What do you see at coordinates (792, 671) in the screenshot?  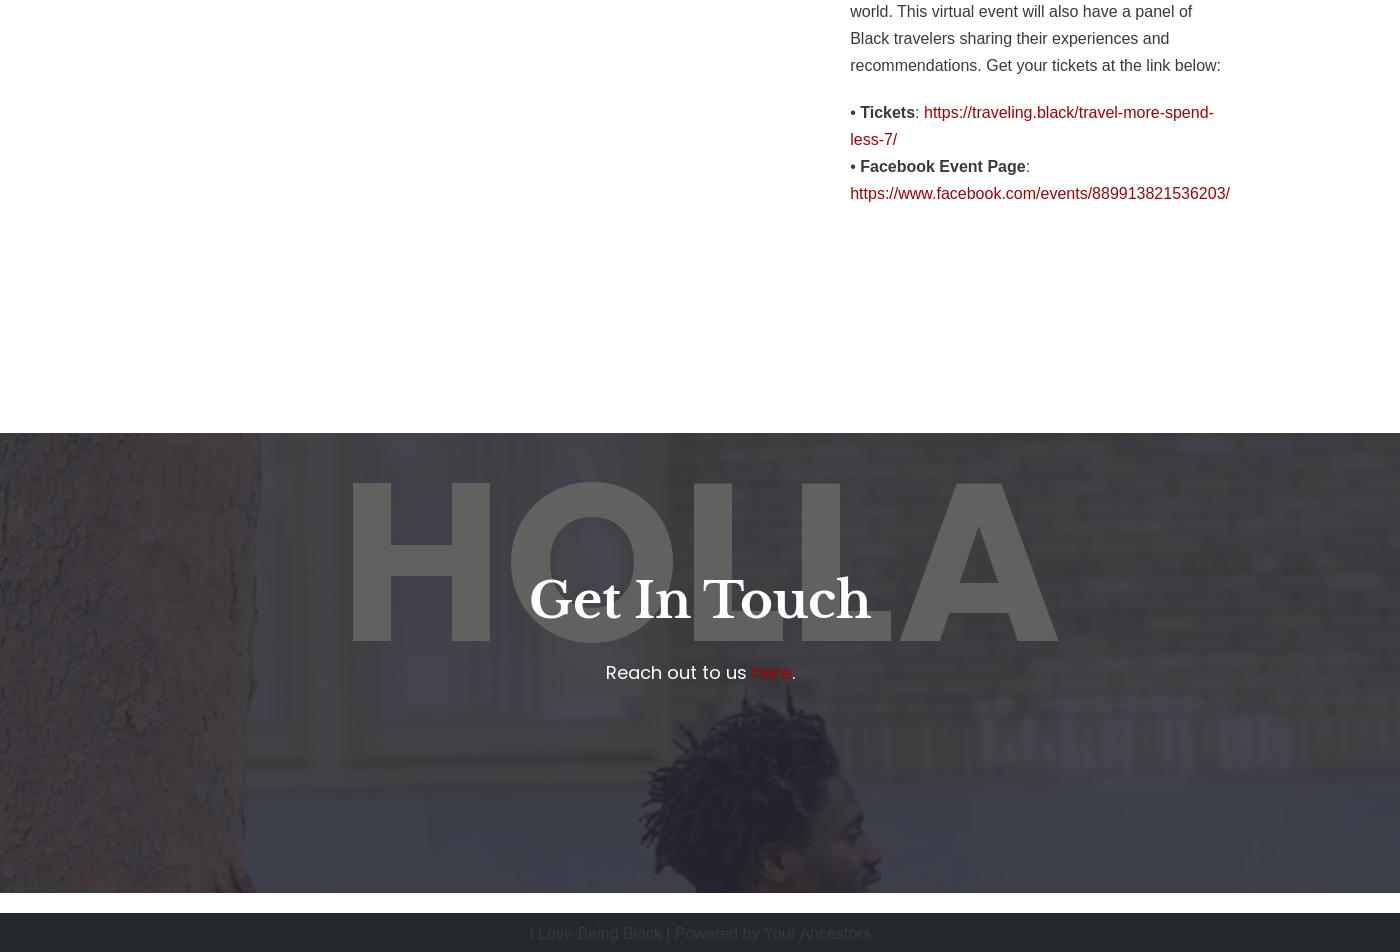 I see `'.'` at bounding box center [792, 671].